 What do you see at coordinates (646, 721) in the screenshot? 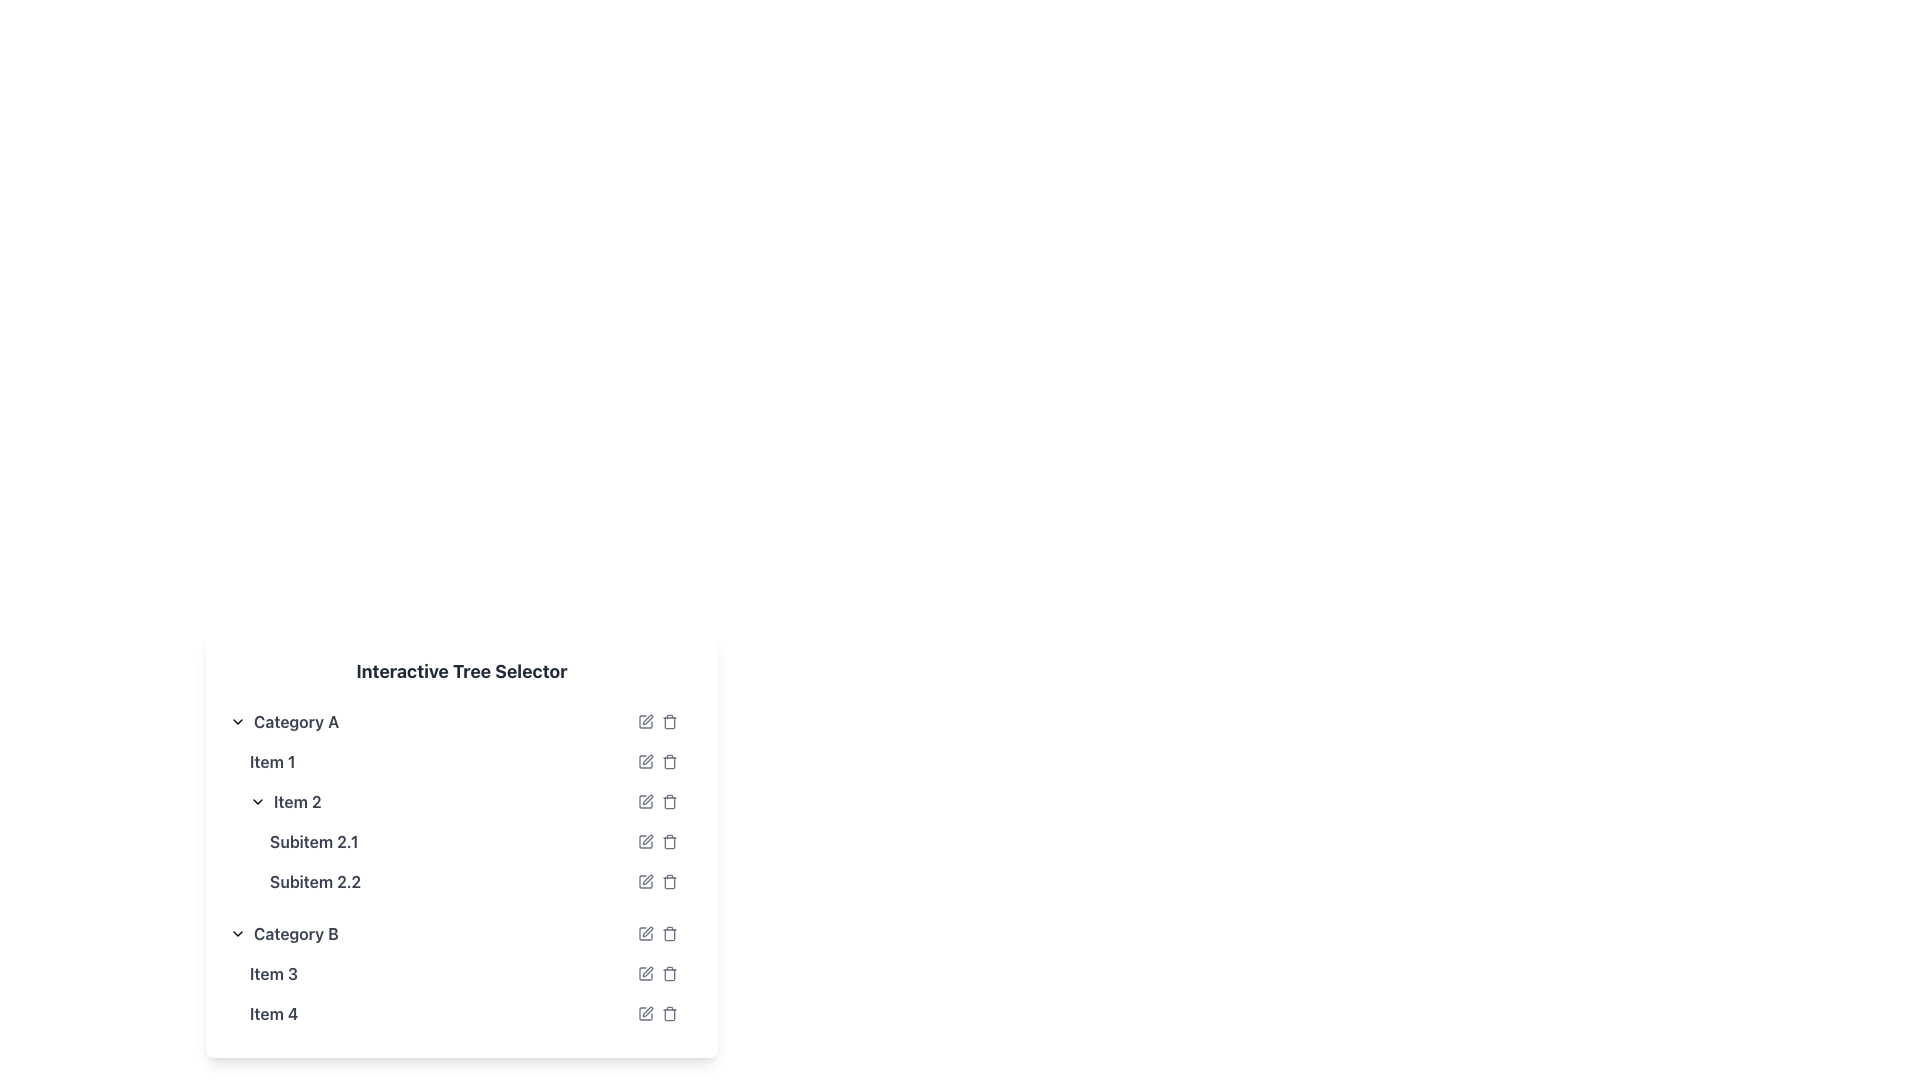
I see `the Edit icon button located on the right side of the 'Category A' label in the 'Interactive Tree Selector' interface` at bounding box center [646, 721].